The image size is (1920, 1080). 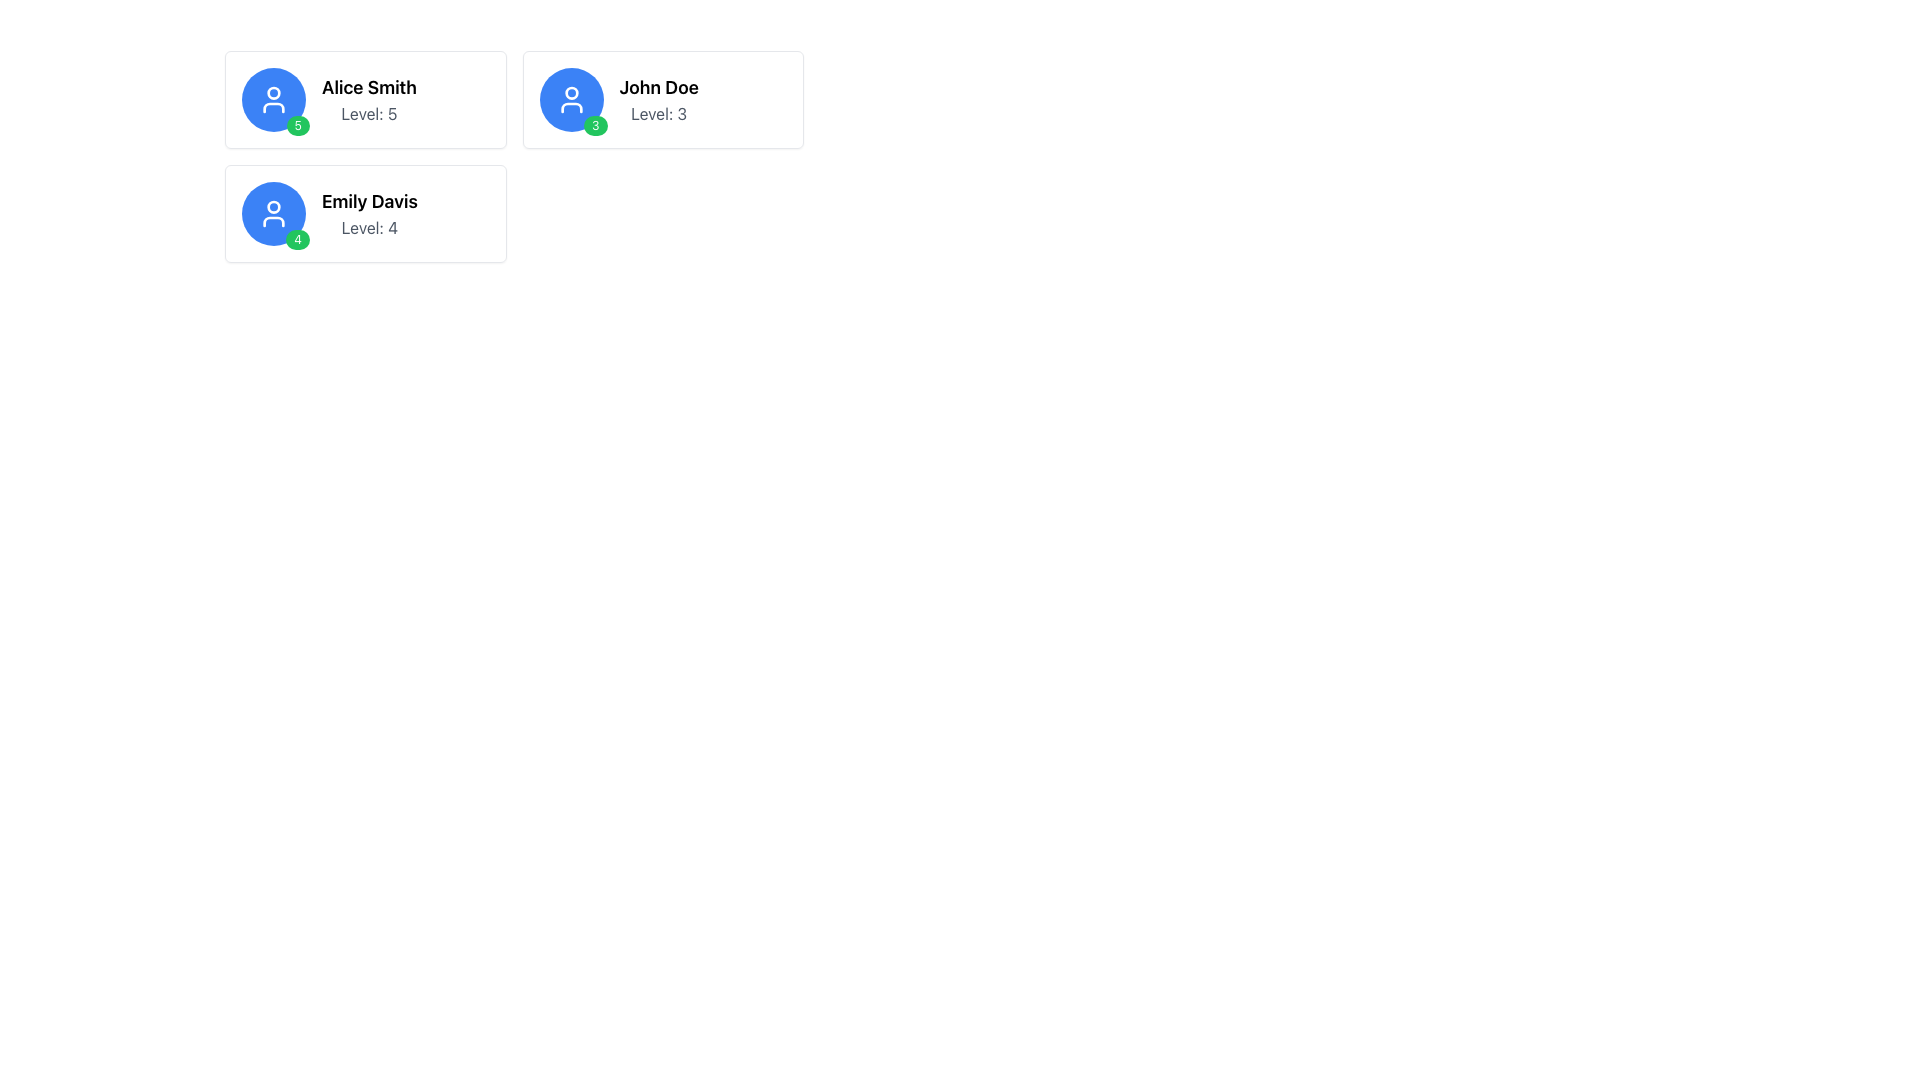 What do you see at coordinates (272, 108) in the screenshot?
I see `the visual presentation of the user avatar silhouette icon located at the base area of the leftmost card in the horizontal arrangement` at bounding box center [272, 108].